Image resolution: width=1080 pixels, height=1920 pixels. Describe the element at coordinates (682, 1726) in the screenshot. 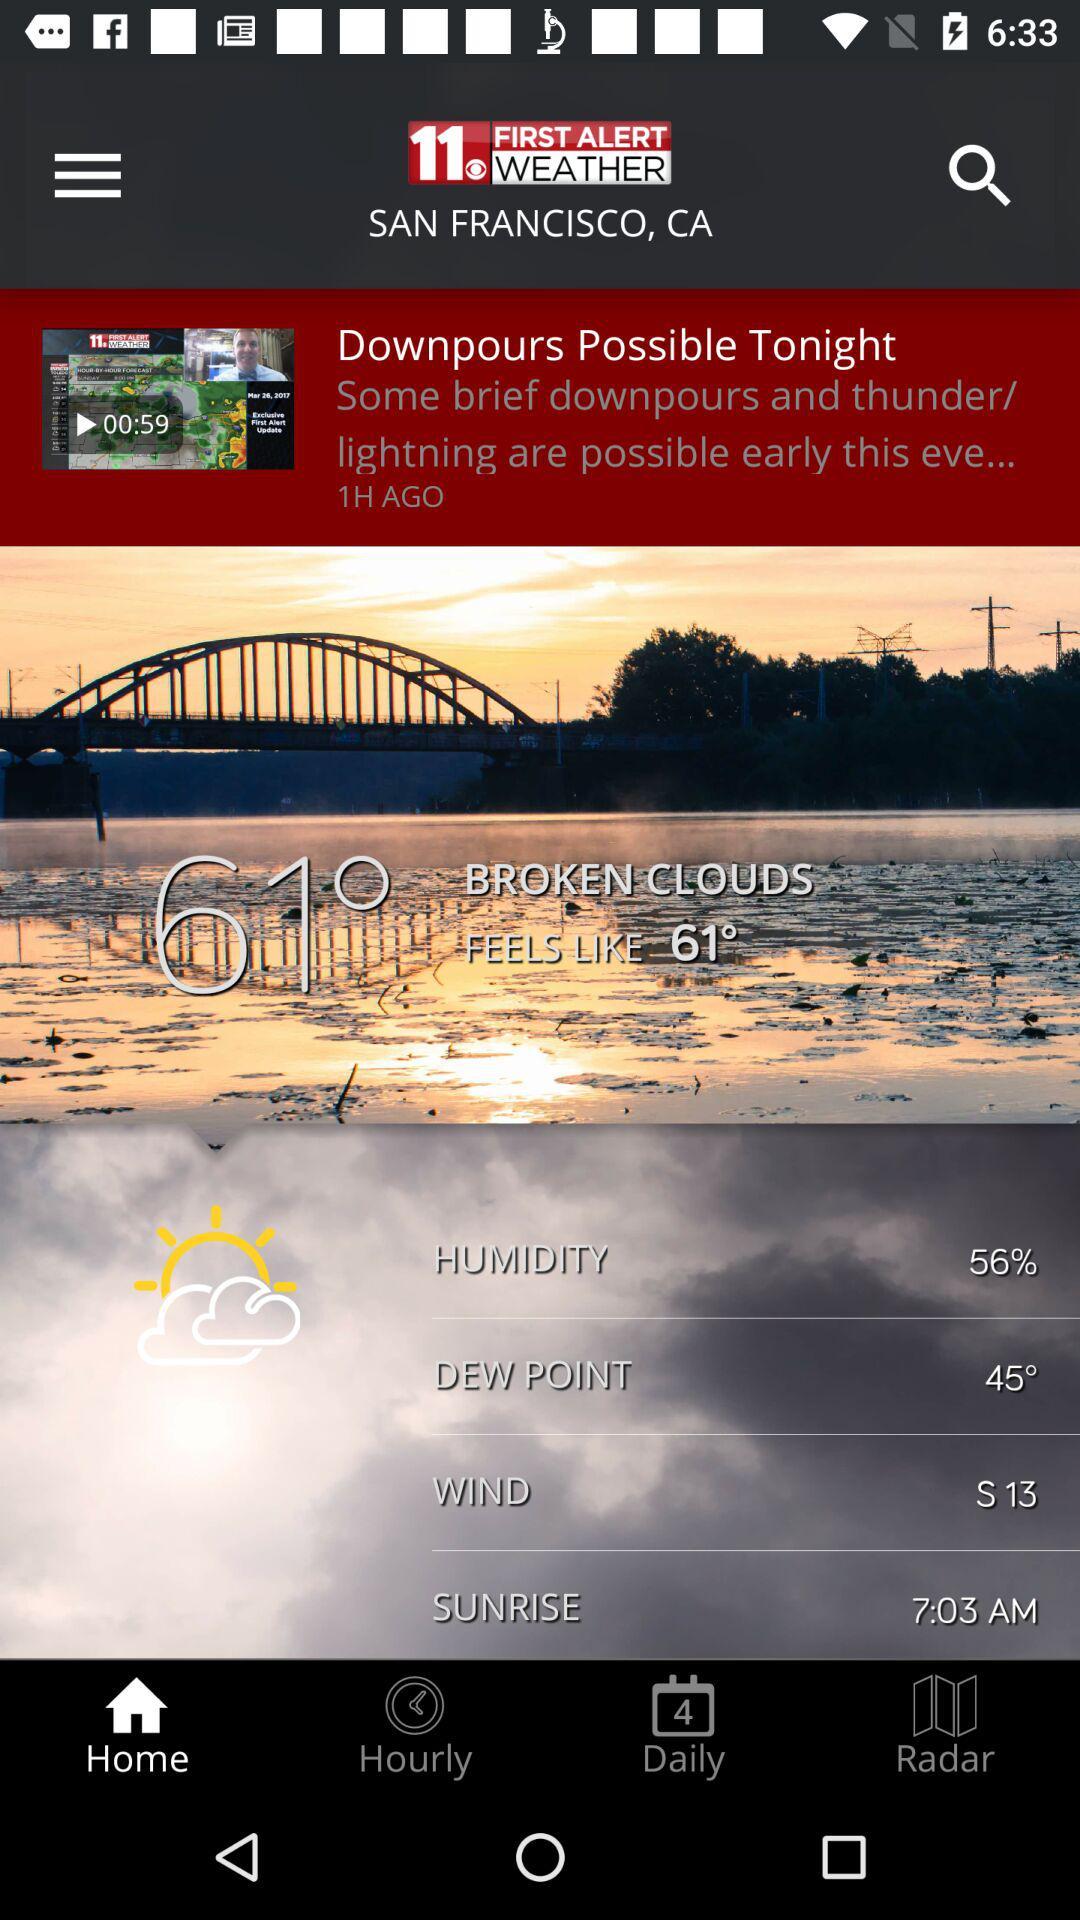

I see `the icon next to the radar item` at that location.